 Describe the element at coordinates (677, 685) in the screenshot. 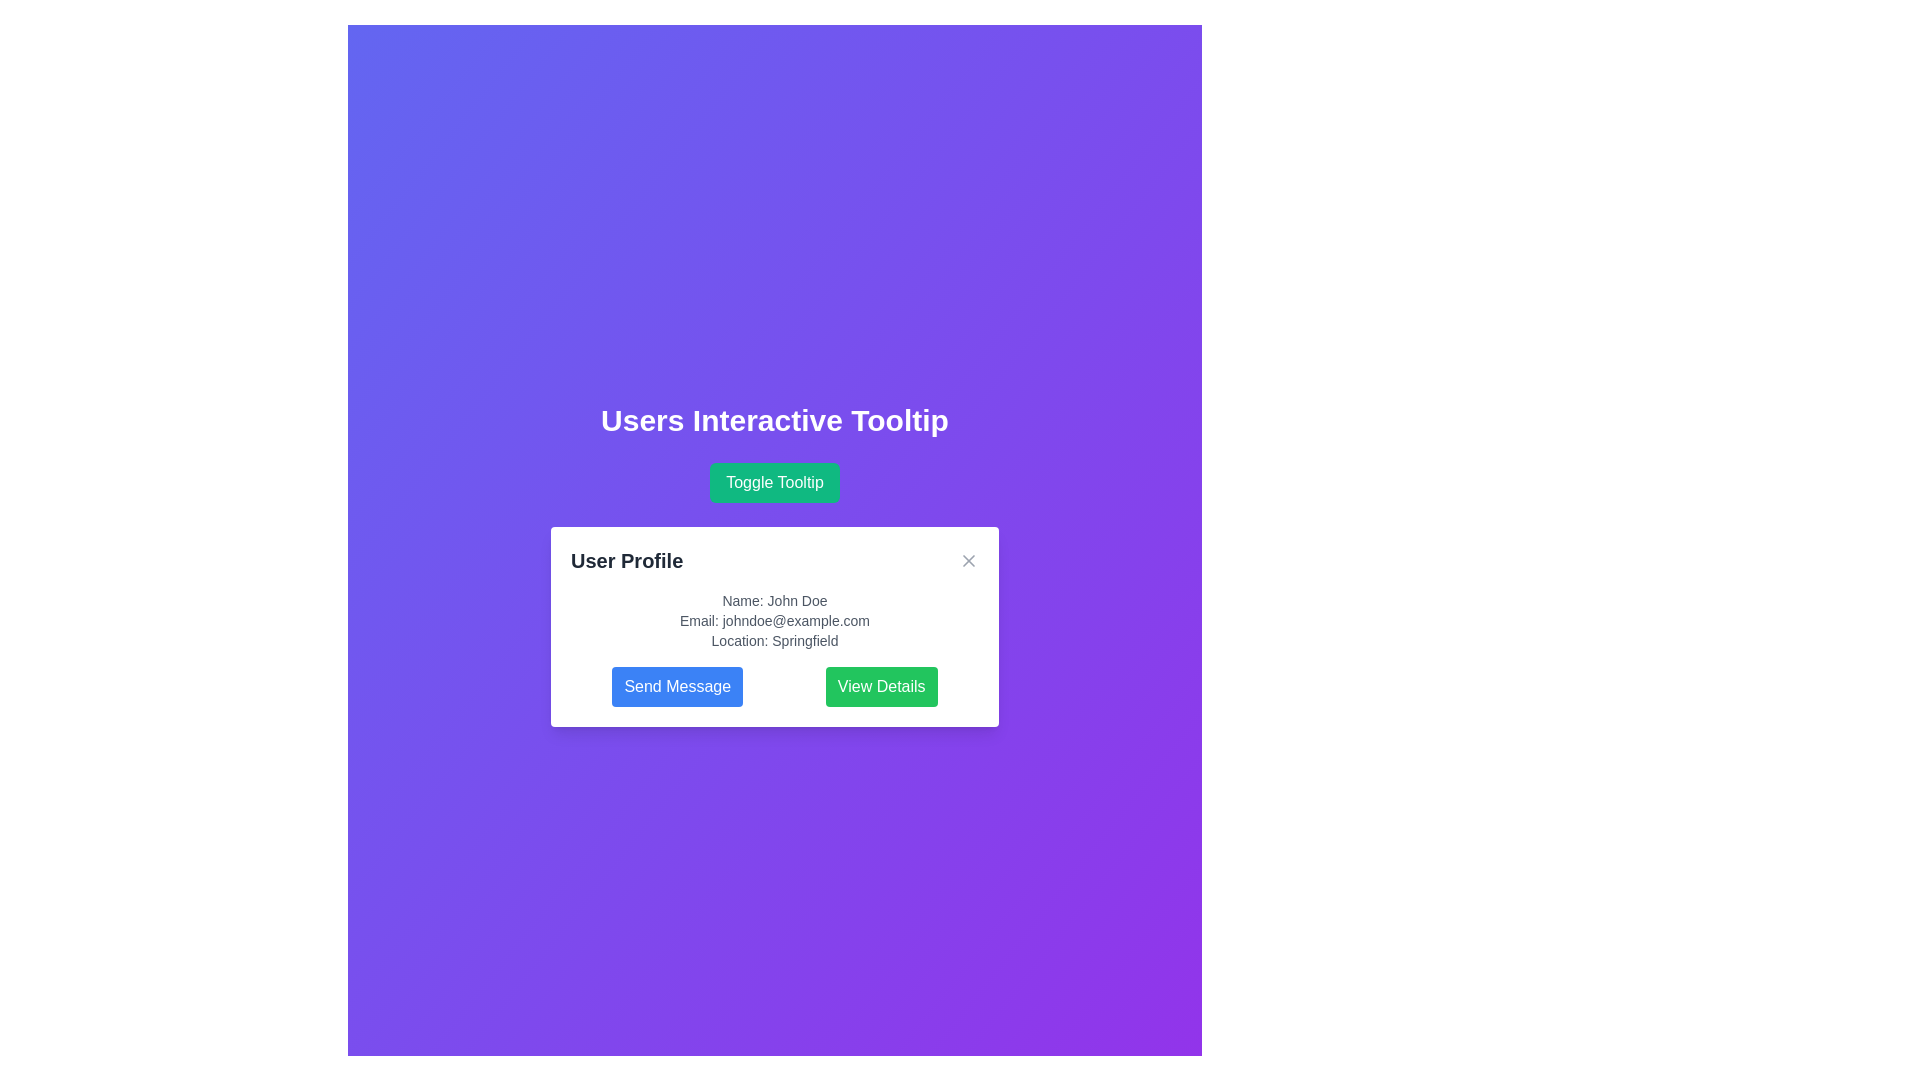

I see `the 'Send Message' button, which is a rectangular button with rounded corners, blue background, and white text, located at the bottom of the profile card, leftmost of the two buttons in the footer section` at that location.